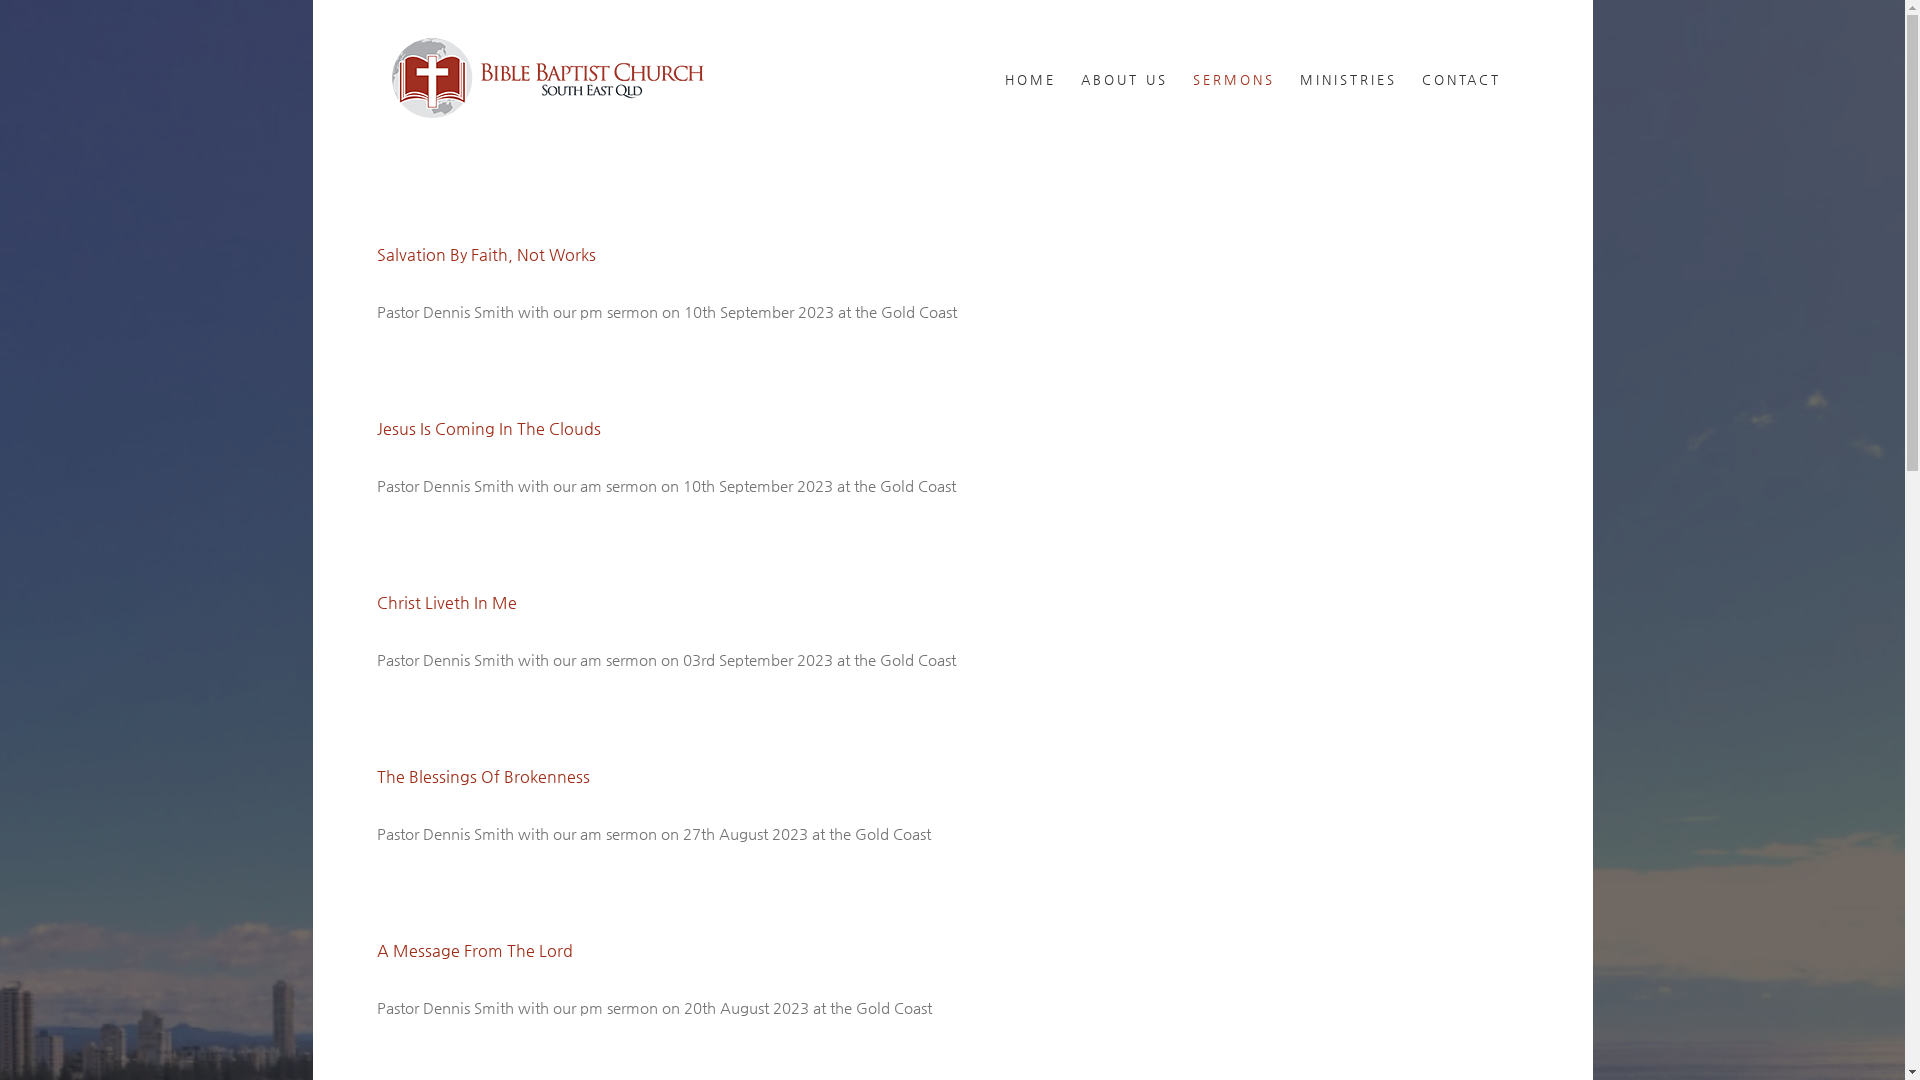  Describe the element at coordinates (375, 253) in the screenshot. I see `'Salvation By Faith, Not Works'` at that location.